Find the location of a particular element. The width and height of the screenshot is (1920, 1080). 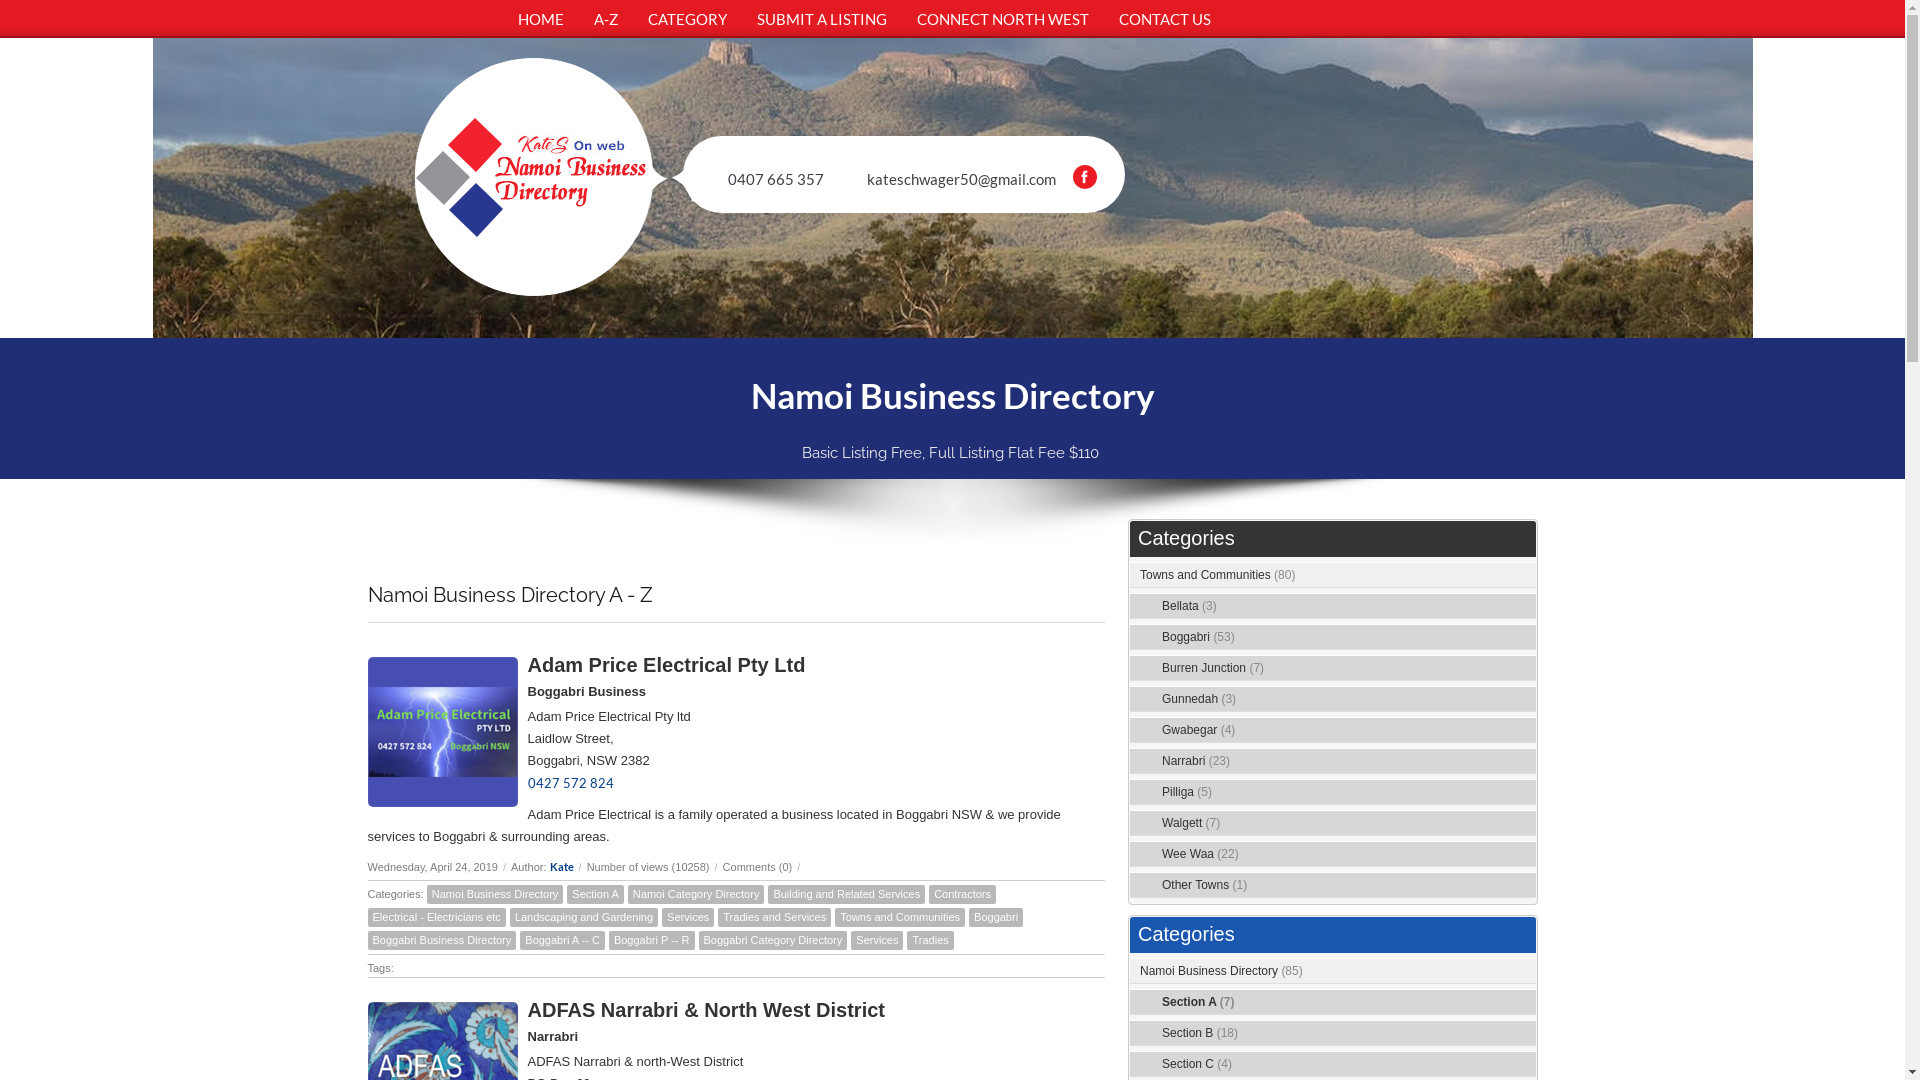

'Boggabri (53)' is located at coordinates (1198, 636).